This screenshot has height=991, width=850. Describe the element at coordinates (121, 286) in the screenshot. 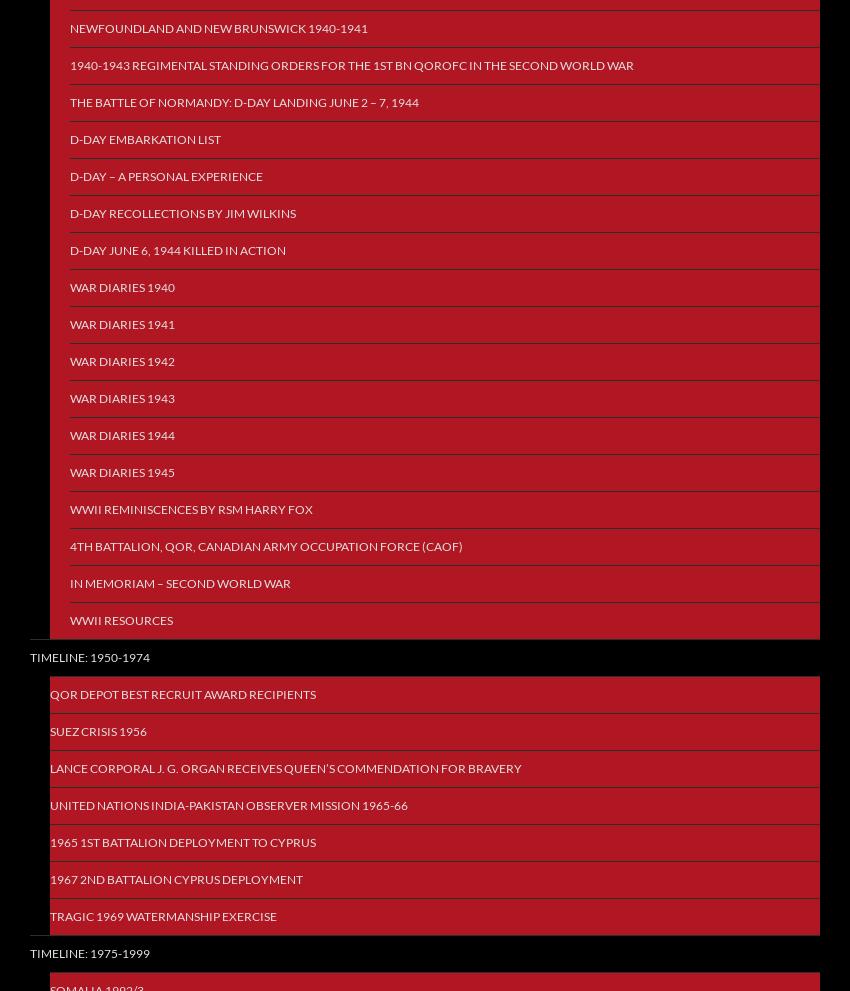

I see `'War Diaries 1940'` at that location.